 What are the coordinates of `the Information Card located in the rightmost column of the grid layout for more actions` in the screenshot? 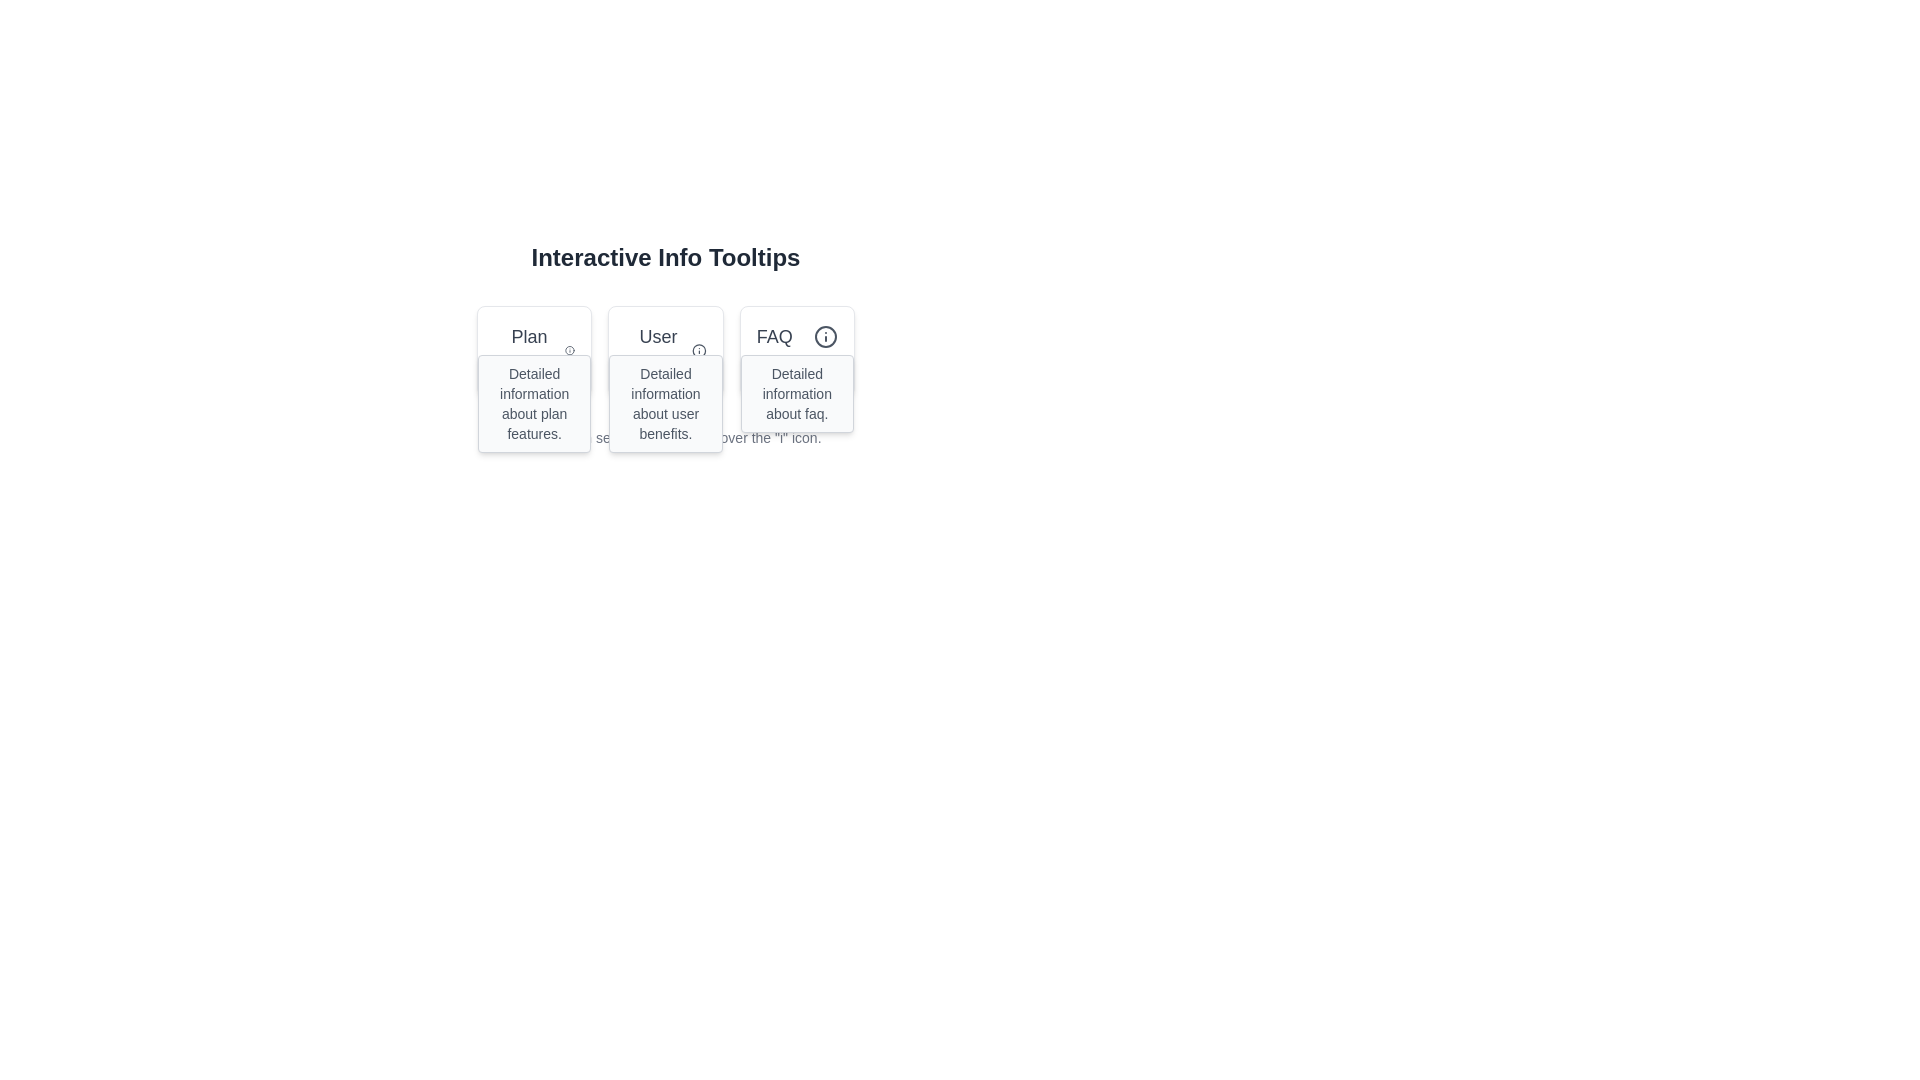 It's located at (795, 350).